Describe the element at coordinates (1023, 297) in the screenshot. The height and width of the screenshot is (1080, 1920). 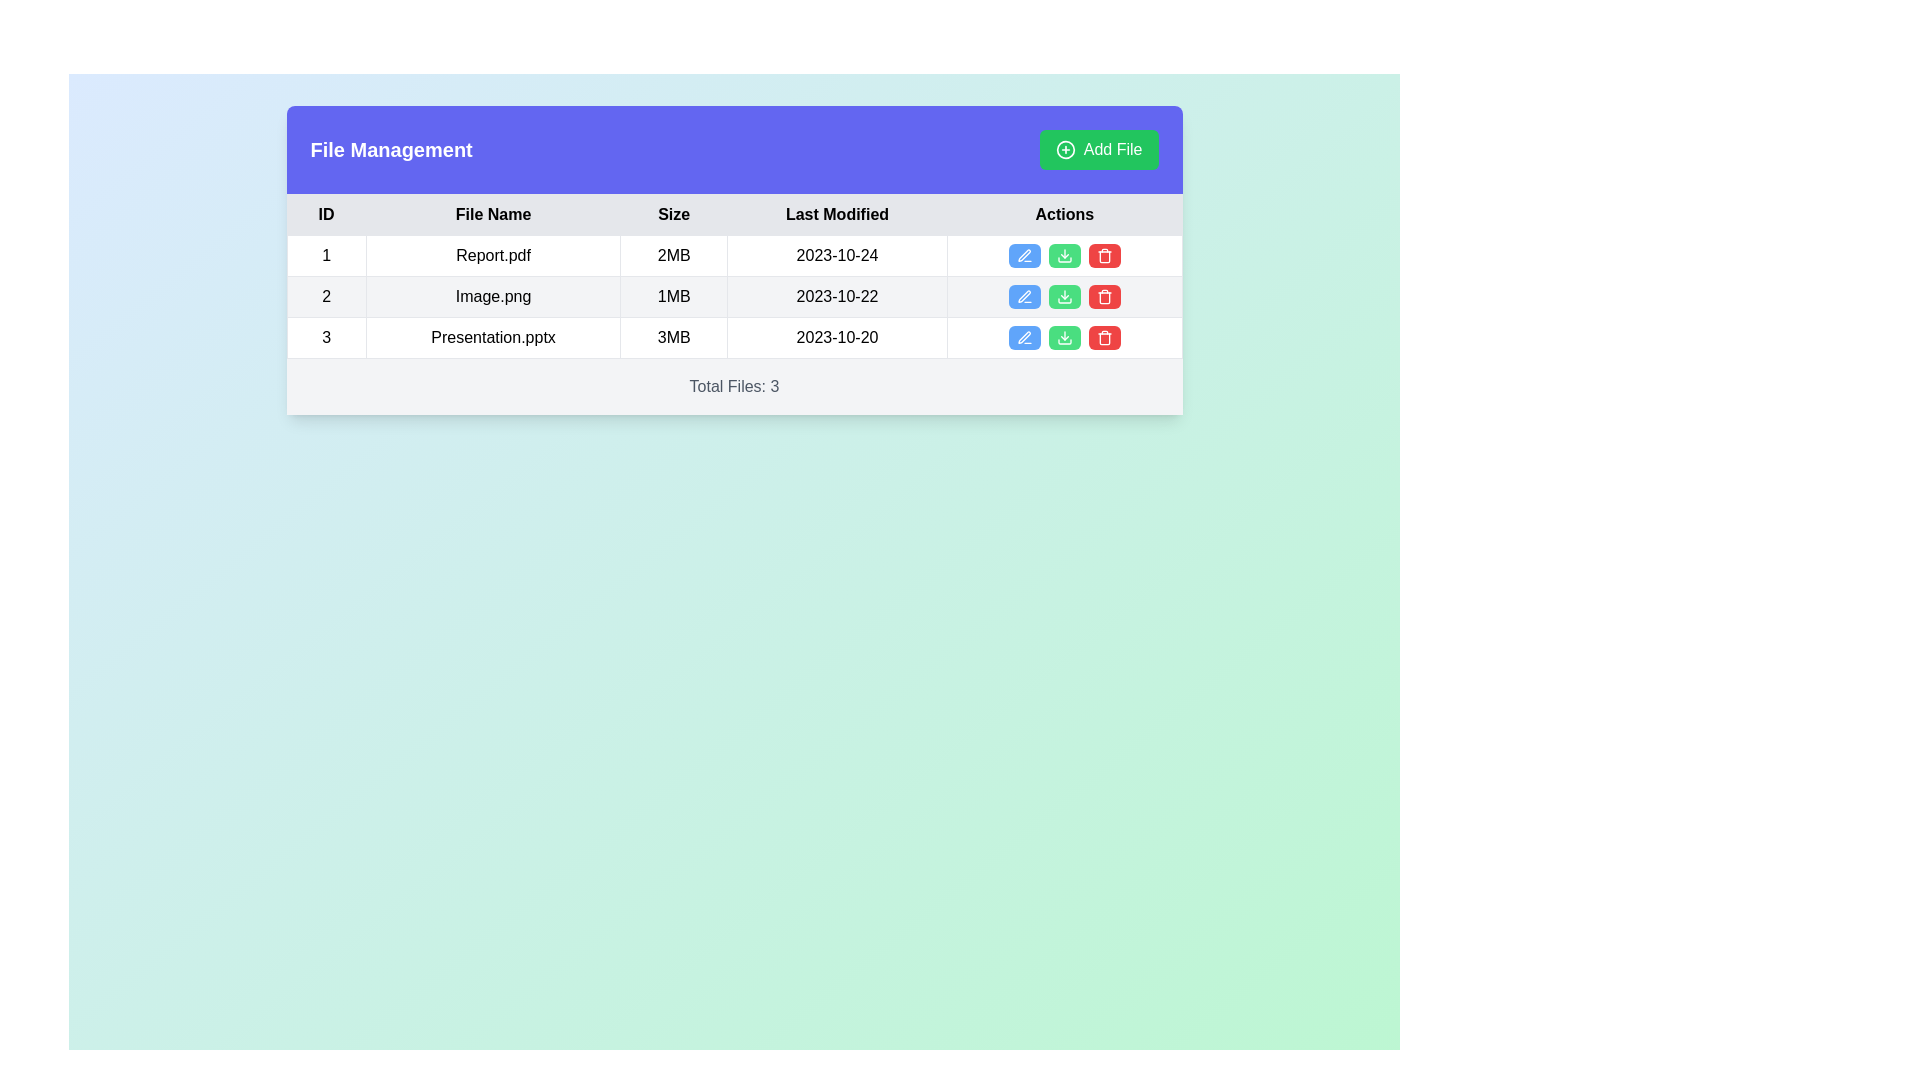
I see `the edit button located in the second row of the 'Actions' column for the file entry 'Image.png'` at that location.